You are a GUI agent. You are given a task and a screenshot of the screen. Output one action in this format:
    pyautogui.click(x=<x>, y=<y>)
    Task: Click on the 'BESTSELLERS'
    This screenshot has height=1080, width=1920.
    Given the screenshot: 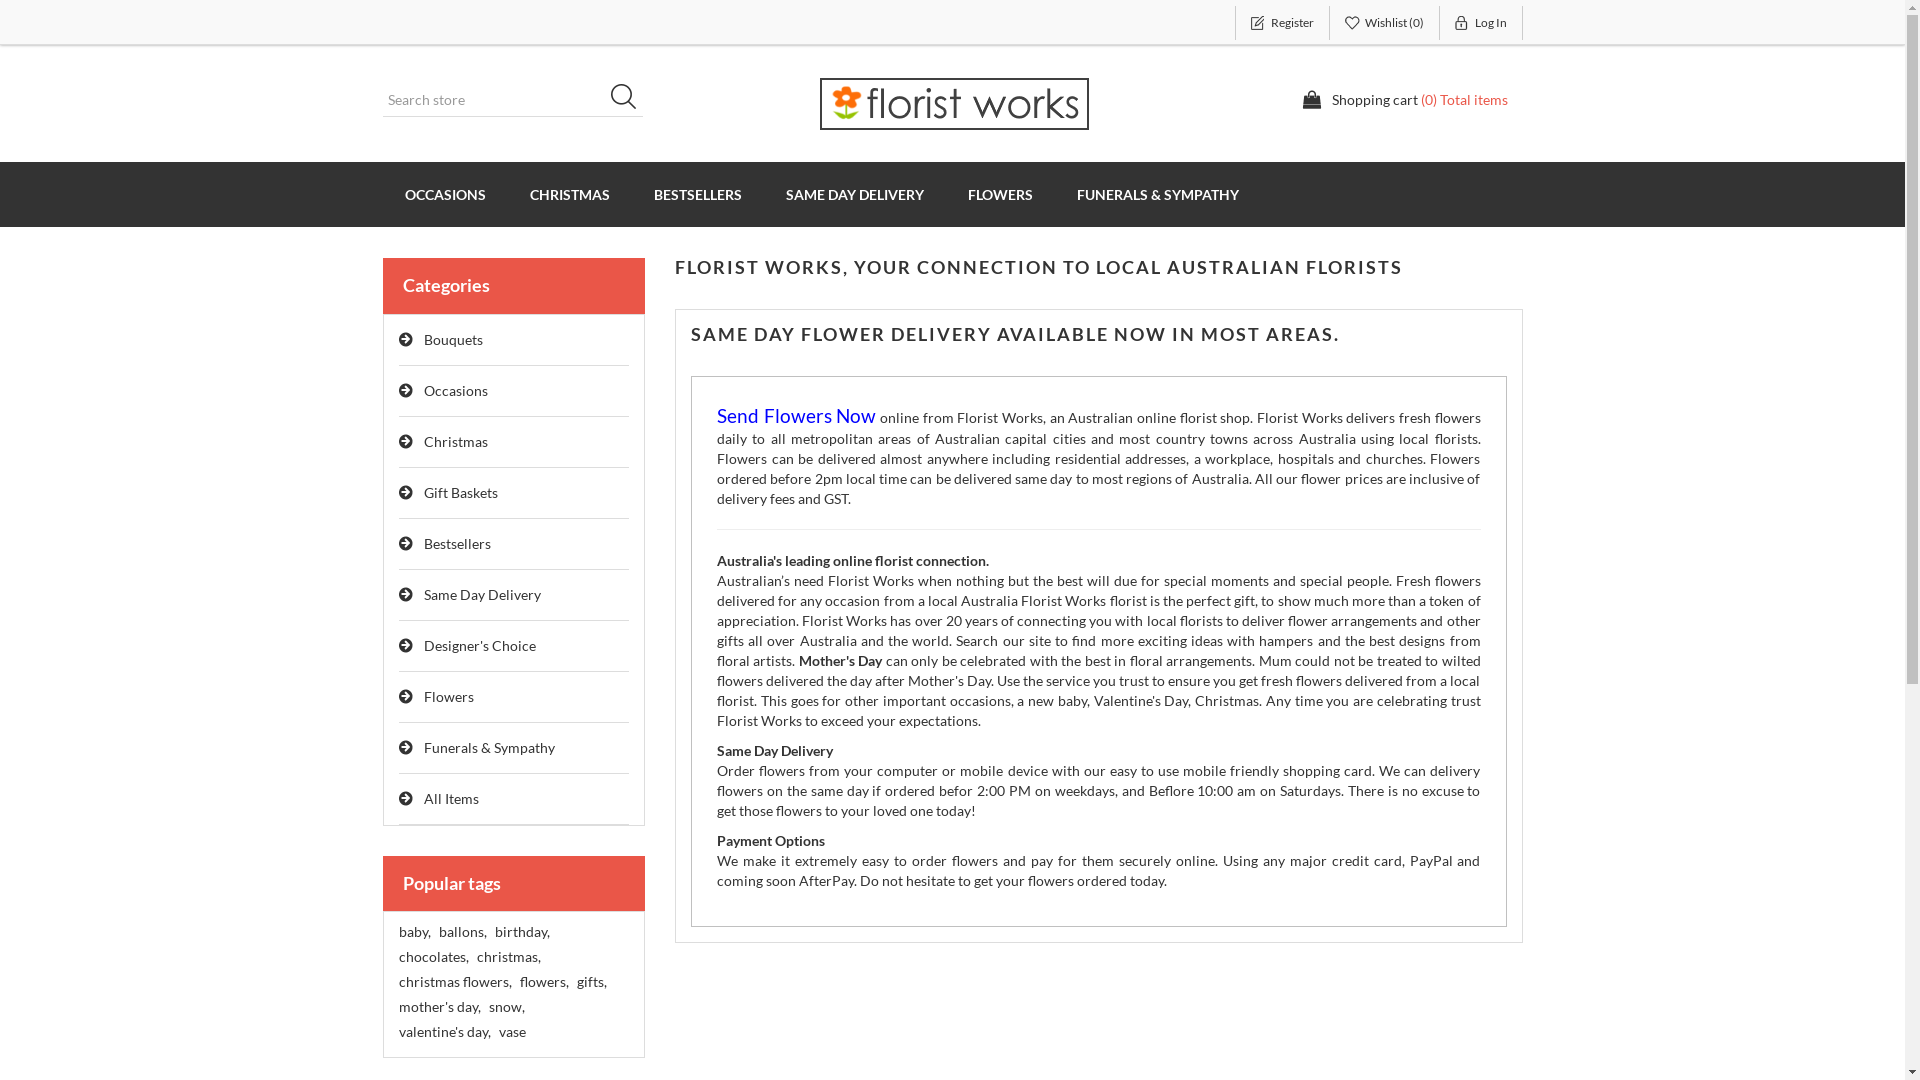 What is the action you would take?
    pyautogui.click(x=697, y=194)
    